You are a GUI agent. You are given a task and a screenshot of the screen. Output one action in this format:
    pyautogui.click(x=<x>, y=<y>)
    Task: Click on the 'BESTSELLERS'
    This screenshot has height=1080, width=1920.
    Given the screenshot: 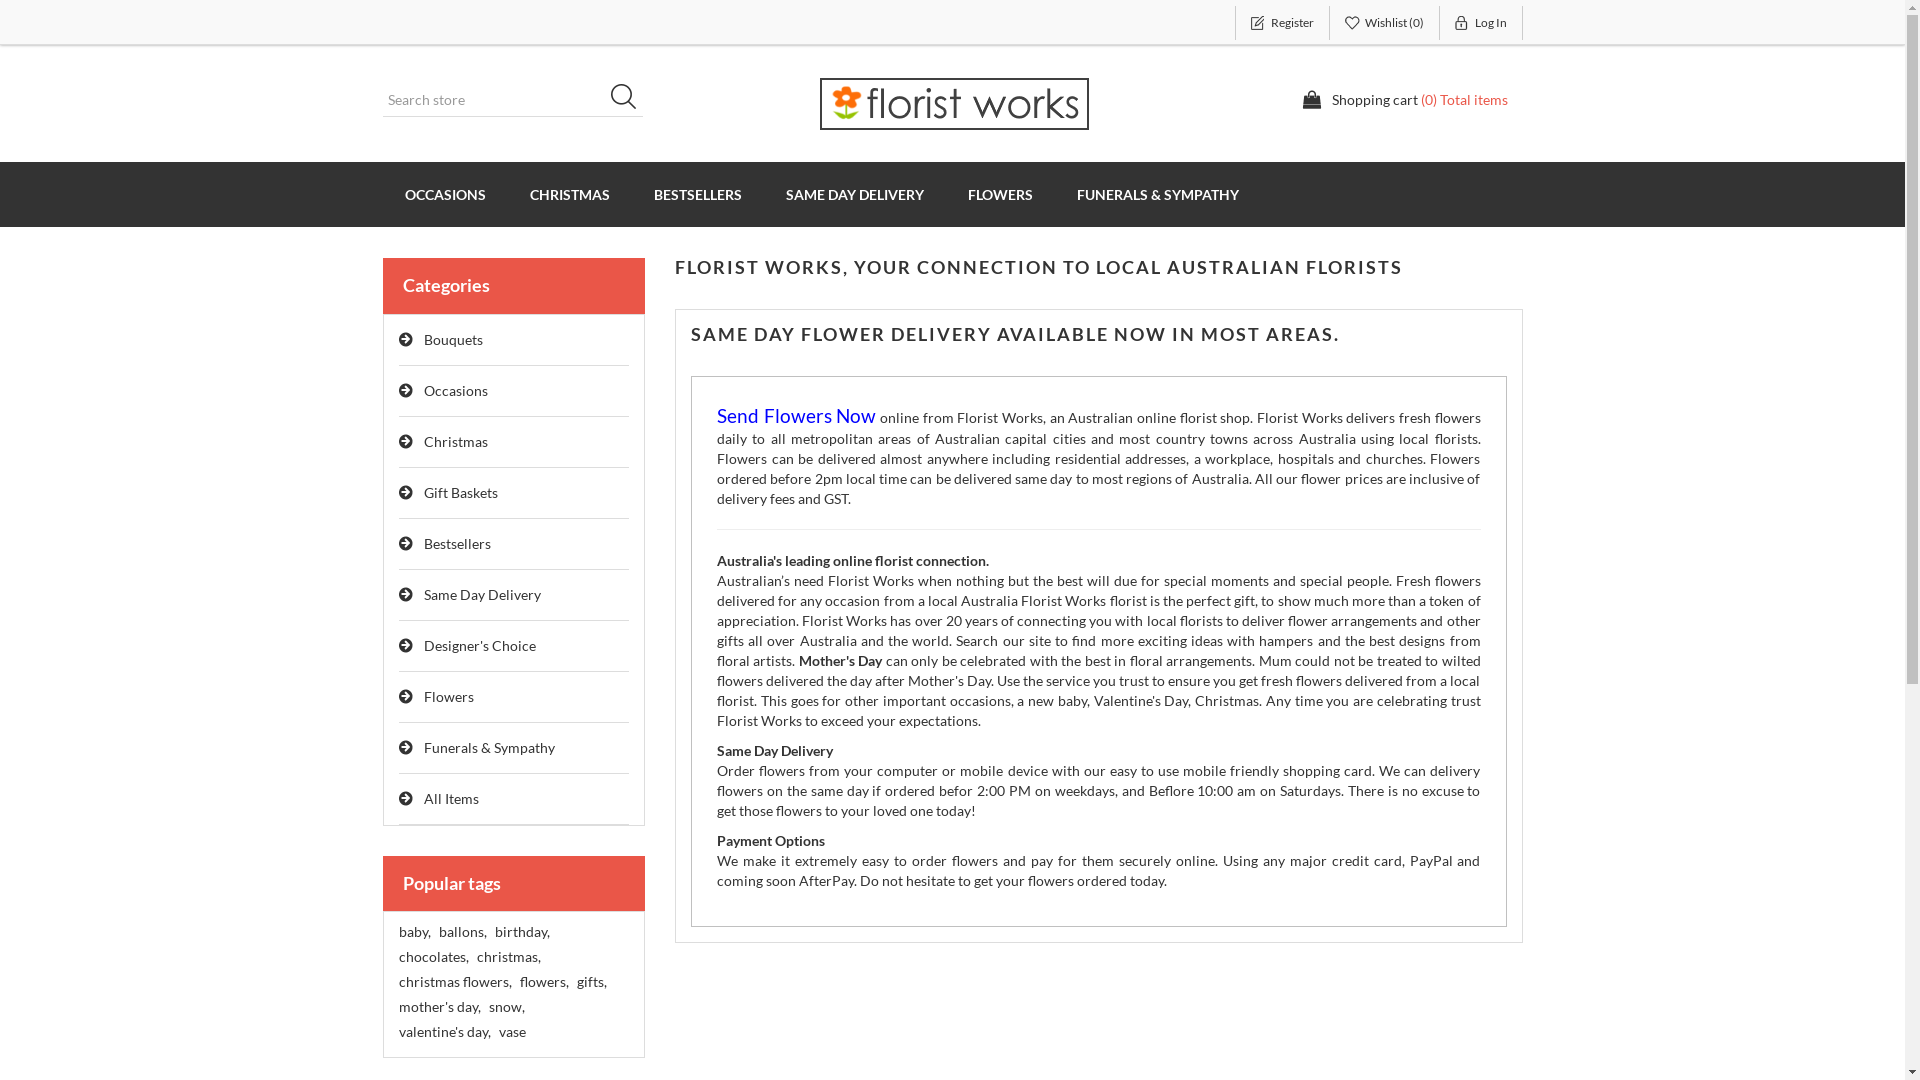 What is the action you would take?
    pyautogui.click(x=697, y=194)
    